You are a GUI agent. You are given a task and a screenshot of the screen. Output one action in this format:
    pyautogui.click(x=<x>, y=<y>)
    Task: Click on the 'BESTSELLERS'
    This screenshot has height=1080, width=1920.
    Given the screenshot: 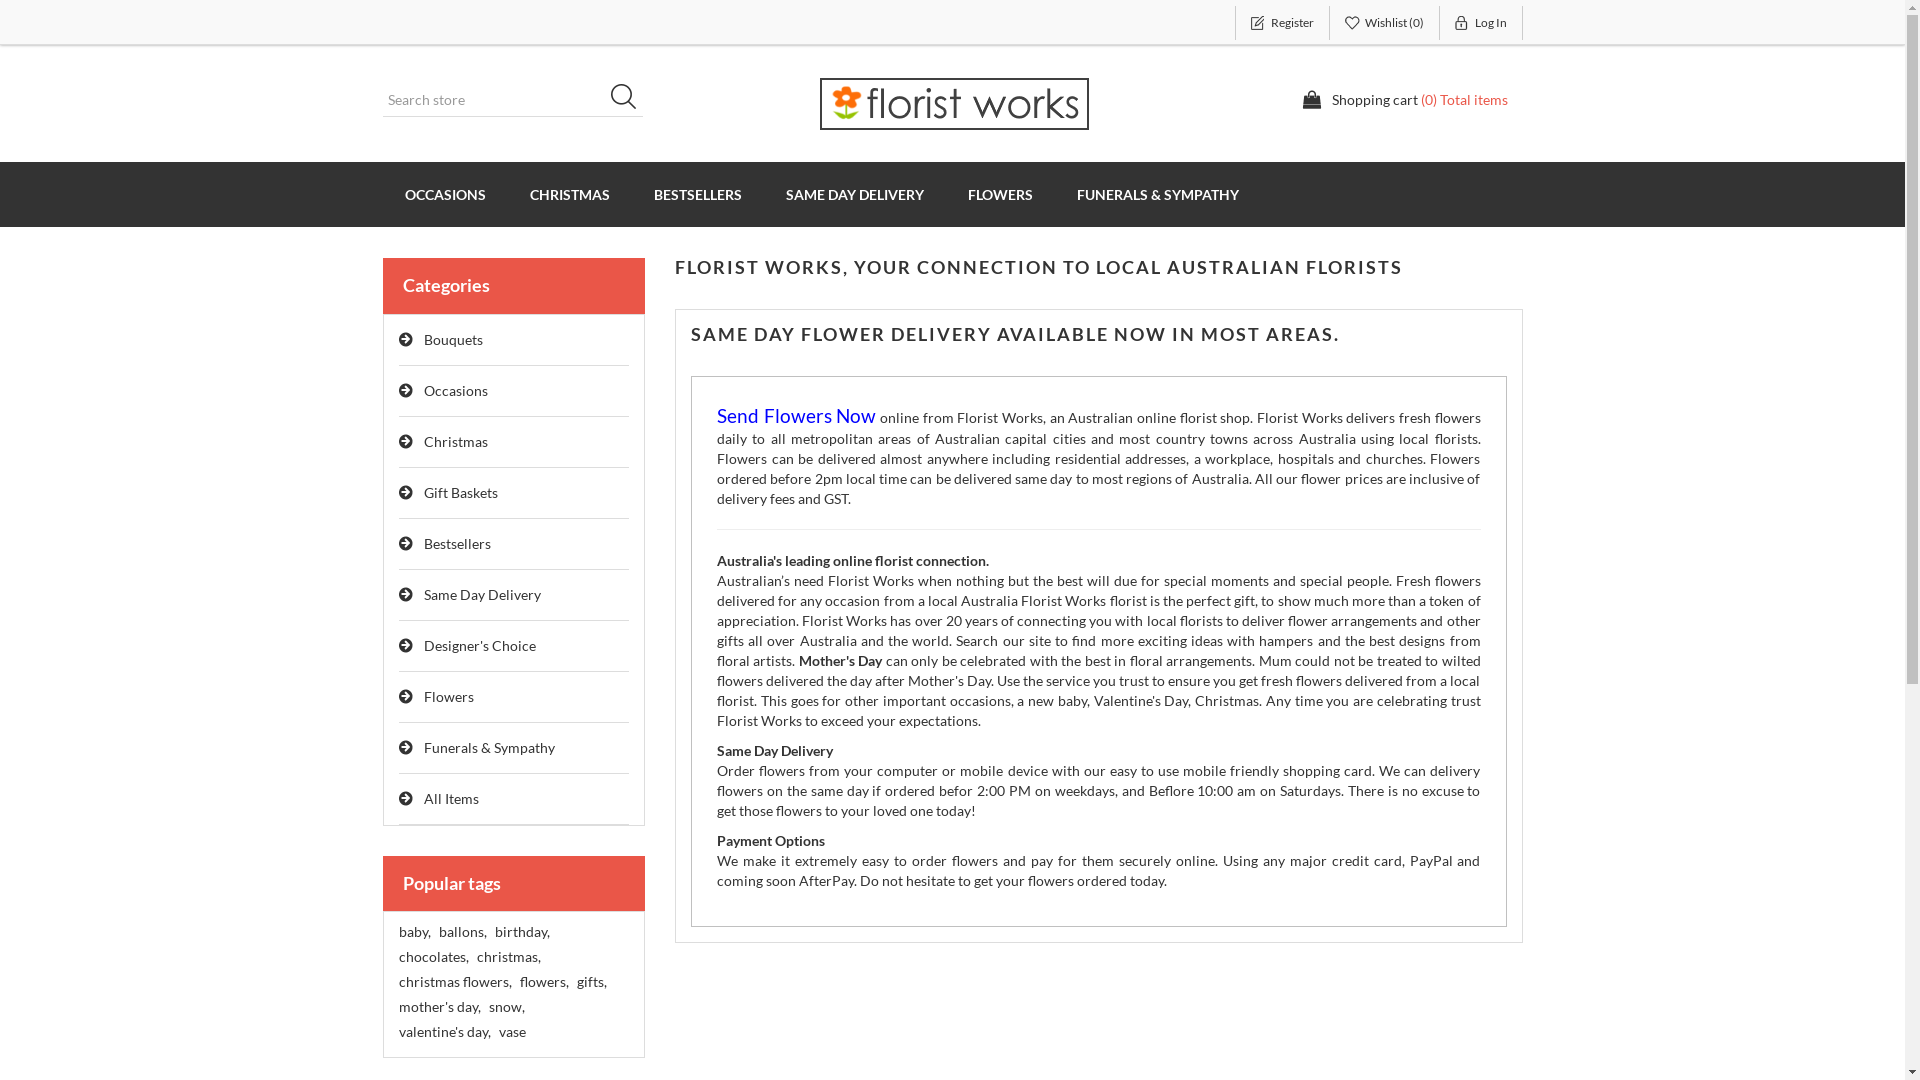 What is the action you would take?
    pyautogui.click(x=697, y=194)
    